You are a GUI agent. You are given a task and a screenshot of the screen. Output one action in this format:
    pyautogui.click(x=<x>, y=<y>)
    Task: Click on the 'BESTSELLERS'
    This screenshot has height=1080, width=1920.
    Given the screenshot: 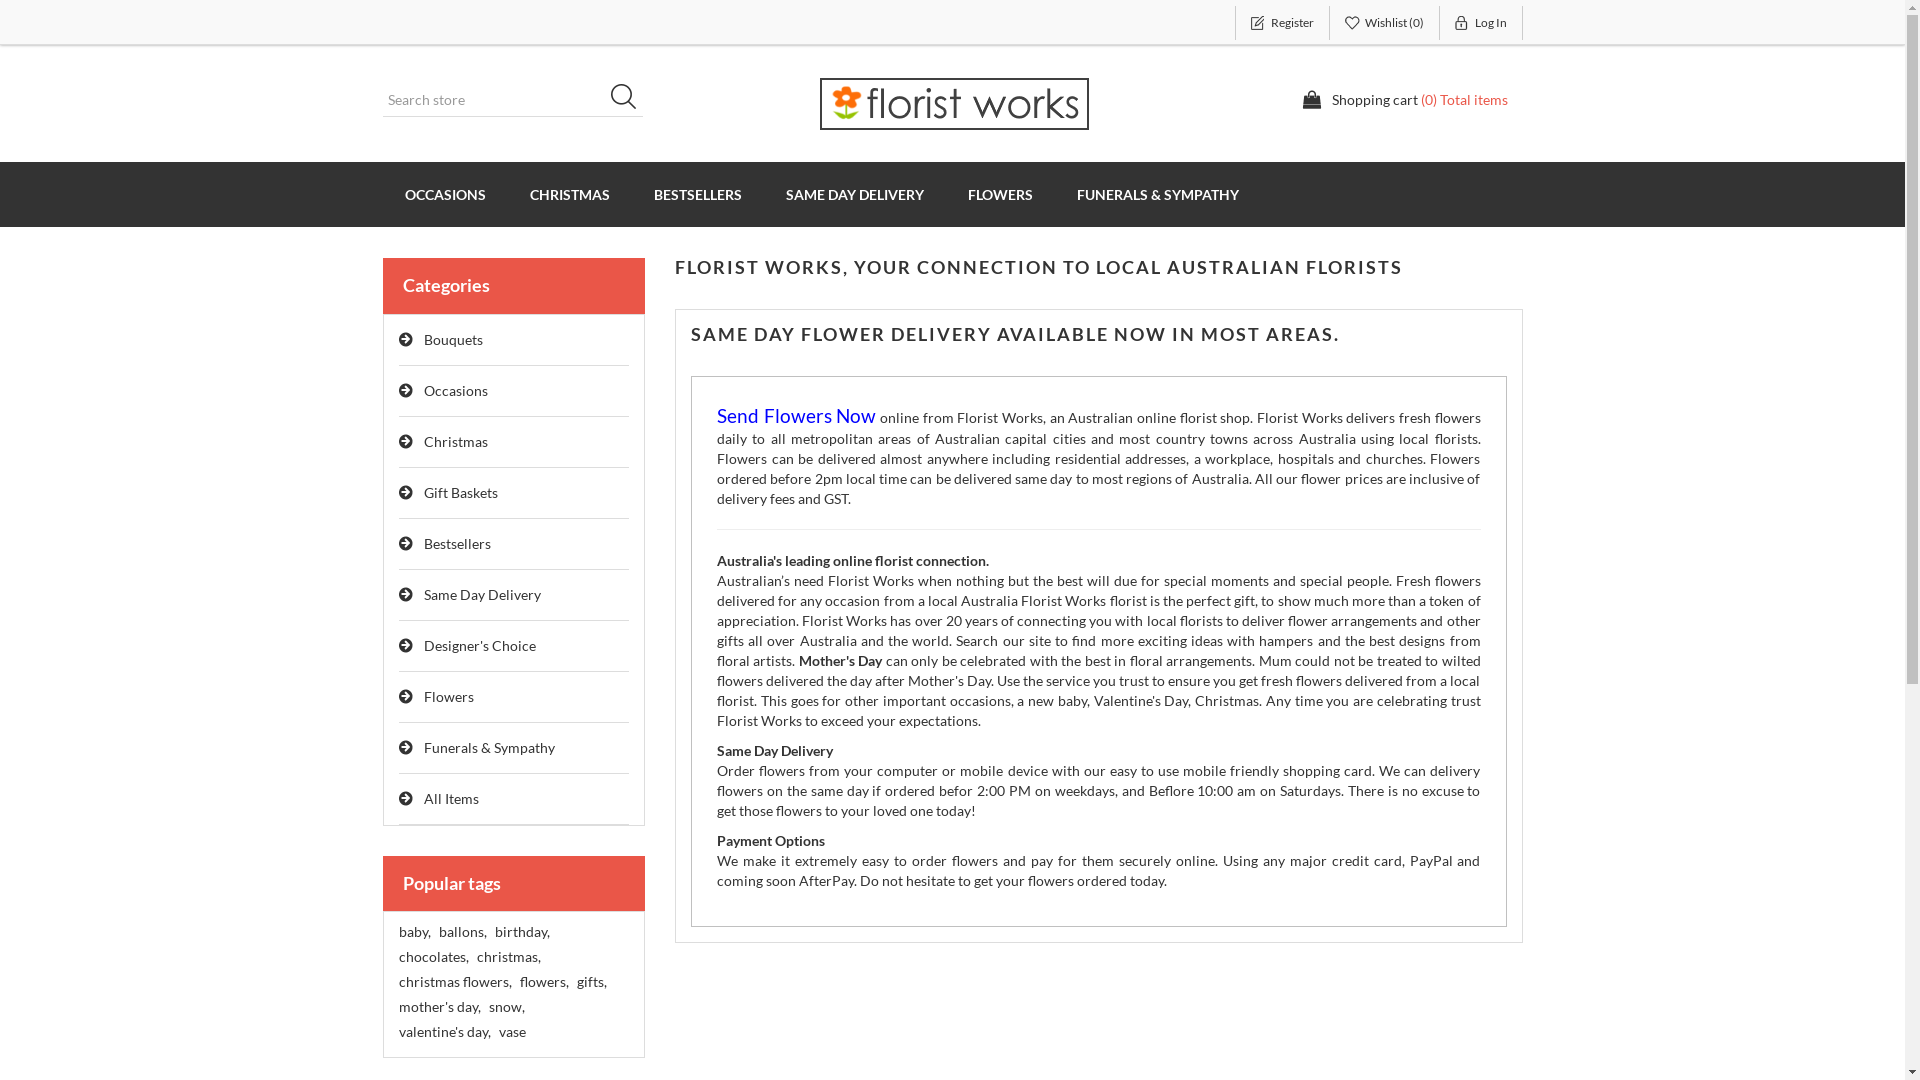 What is the action you would take?
    pyautogui.click(x=697, y=194)
    